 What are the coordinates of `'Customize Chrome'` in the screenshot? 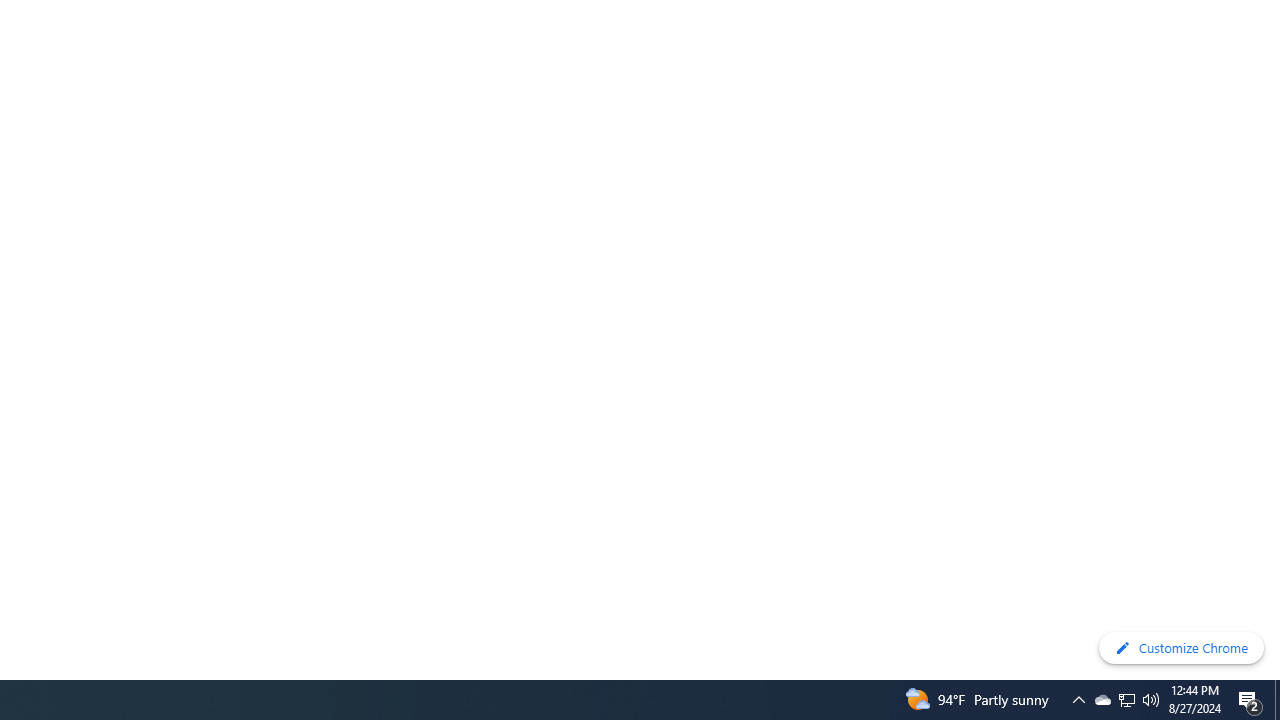 It's located at (1181, 648).